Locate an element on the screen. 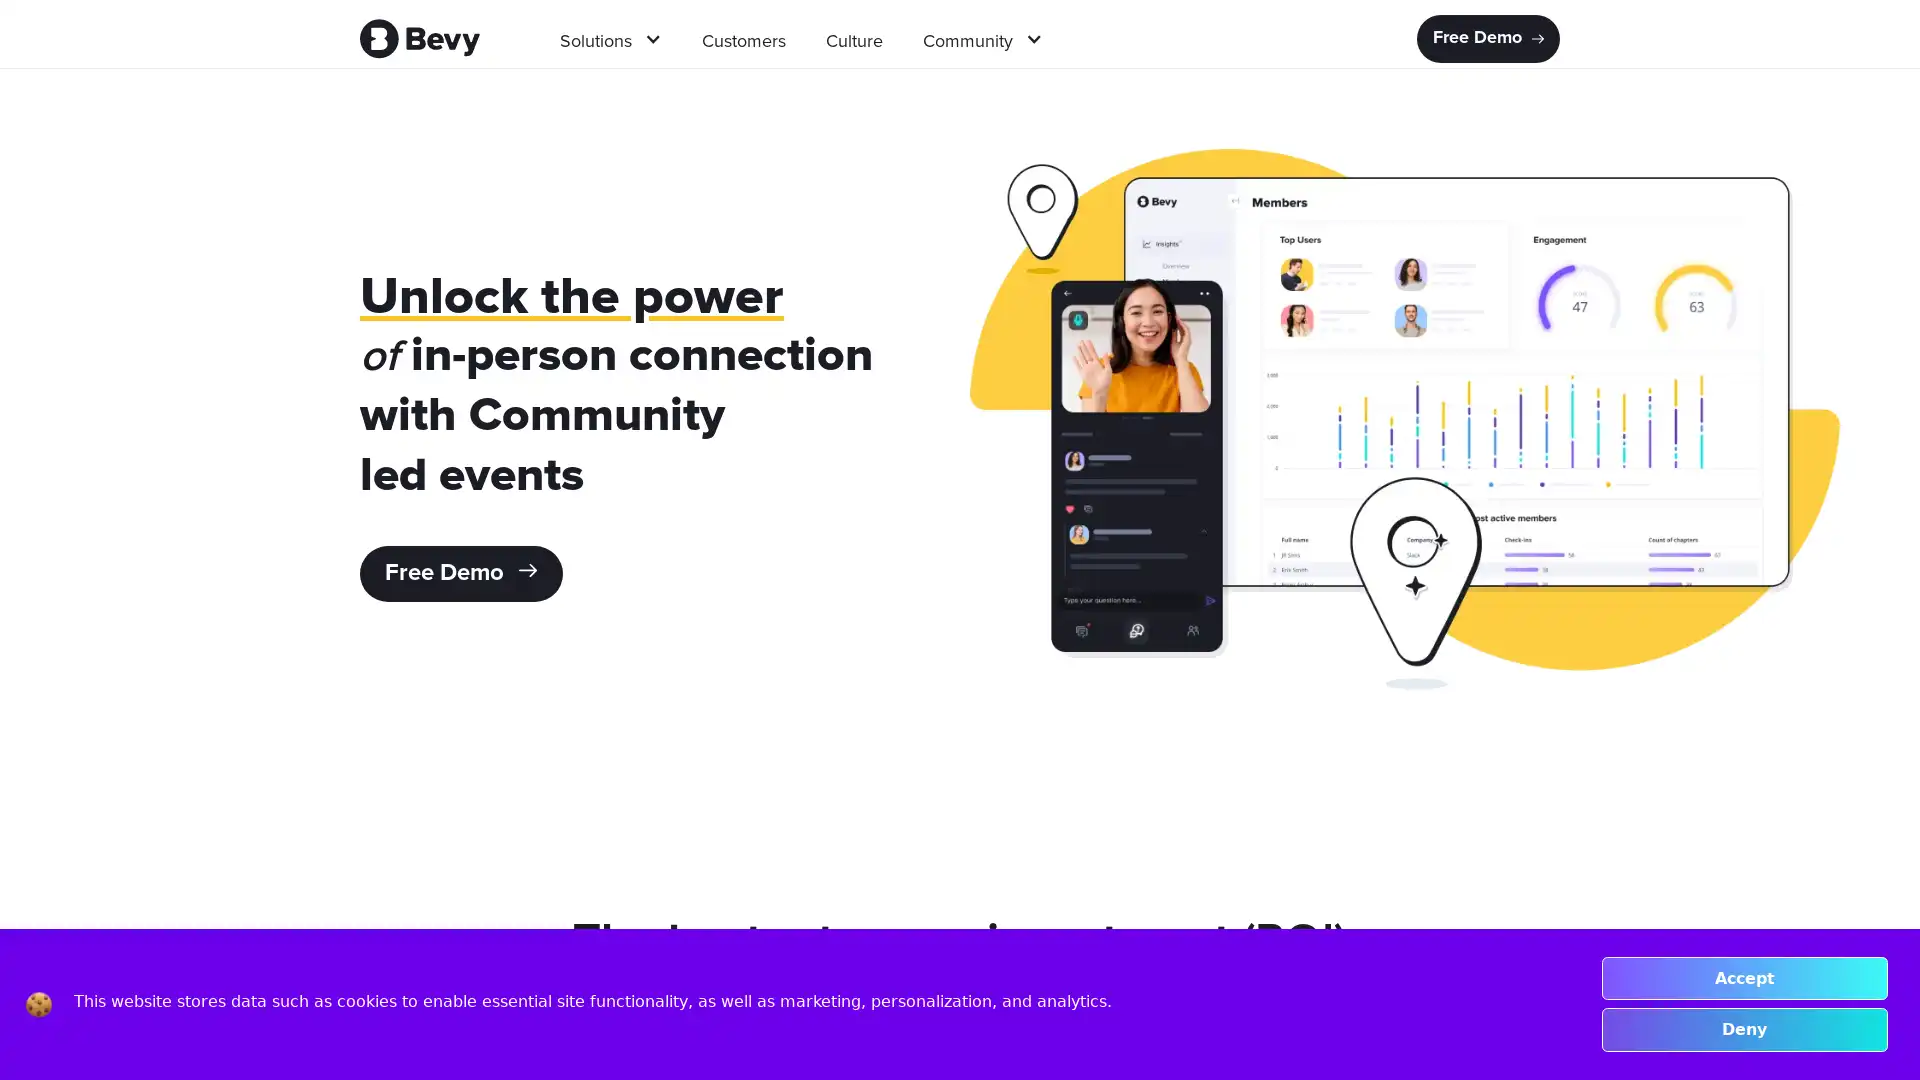 This screenshot has width=1920, height=1080. Deny is located at coordinates (1743, 1029).